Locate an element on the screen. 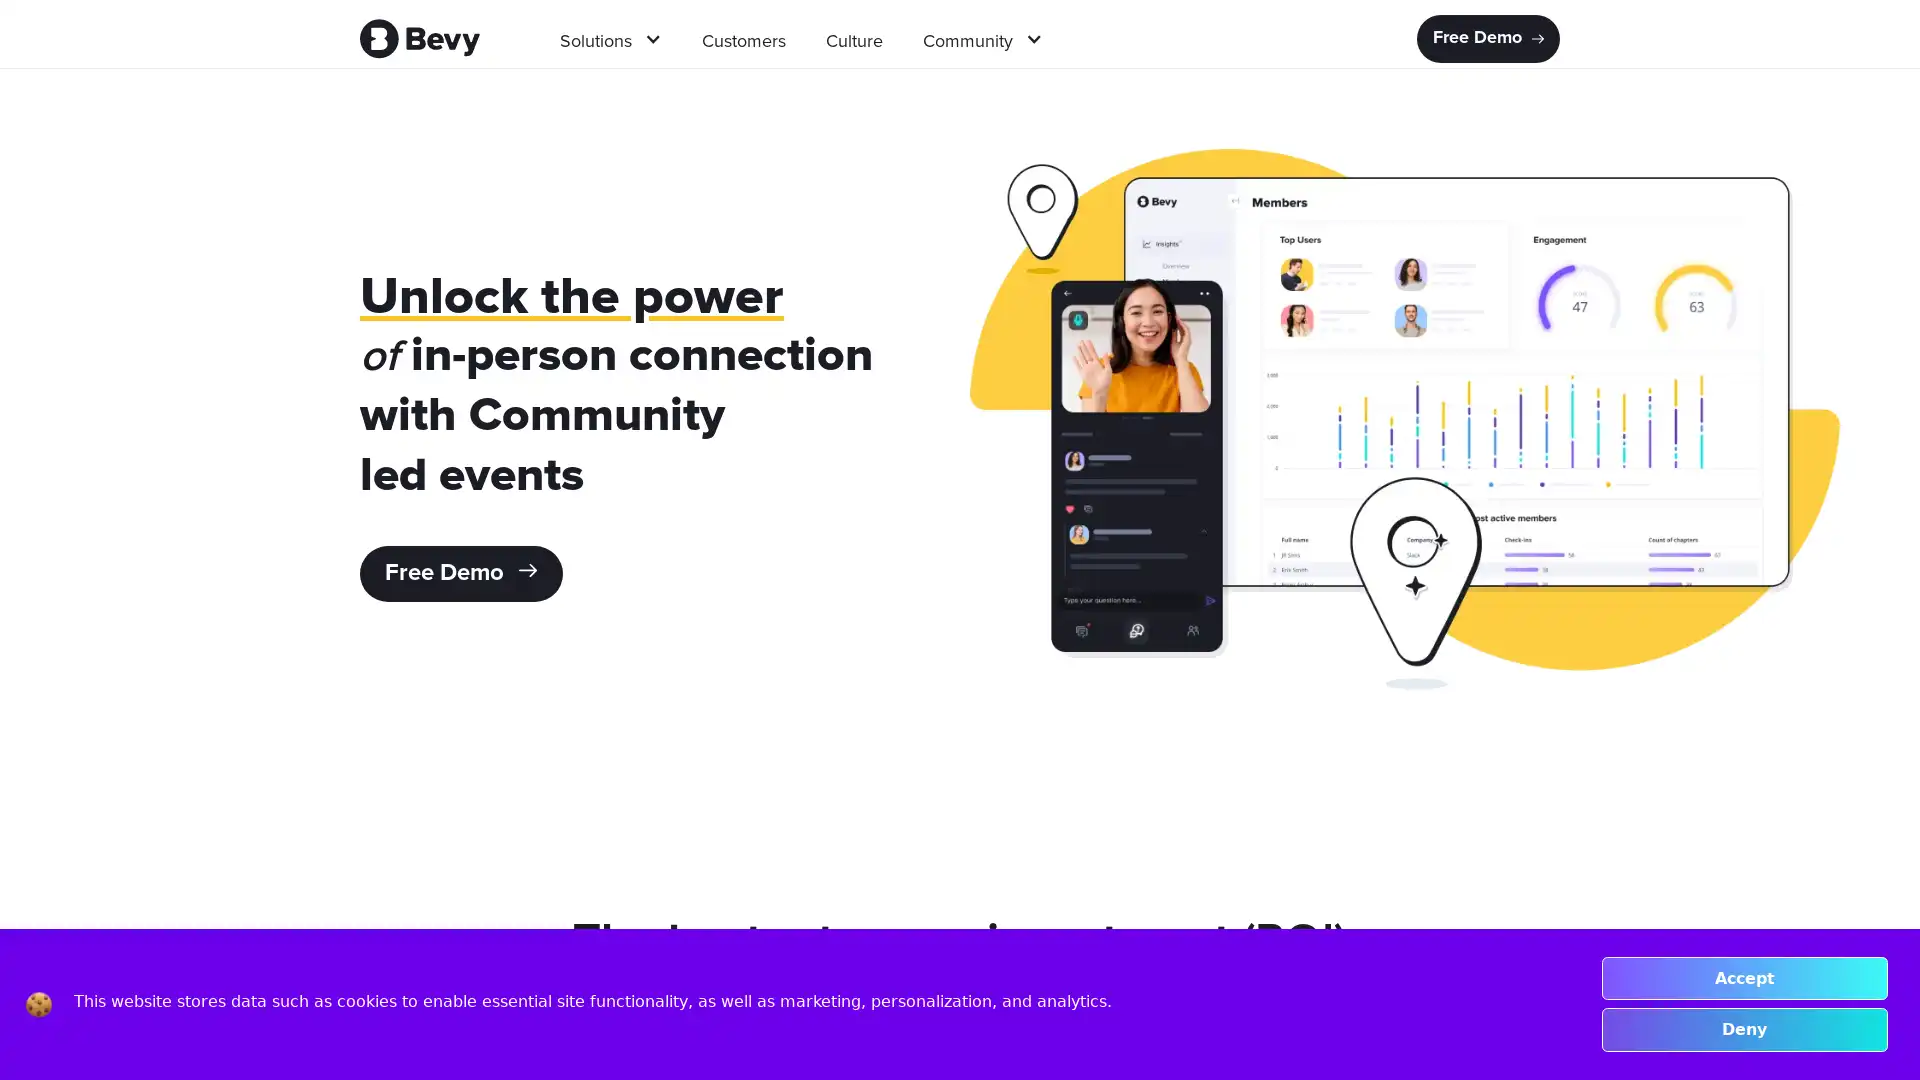 This screenshot has width=1920, height=1080. Deny is located at coordinates (1743, 1029).